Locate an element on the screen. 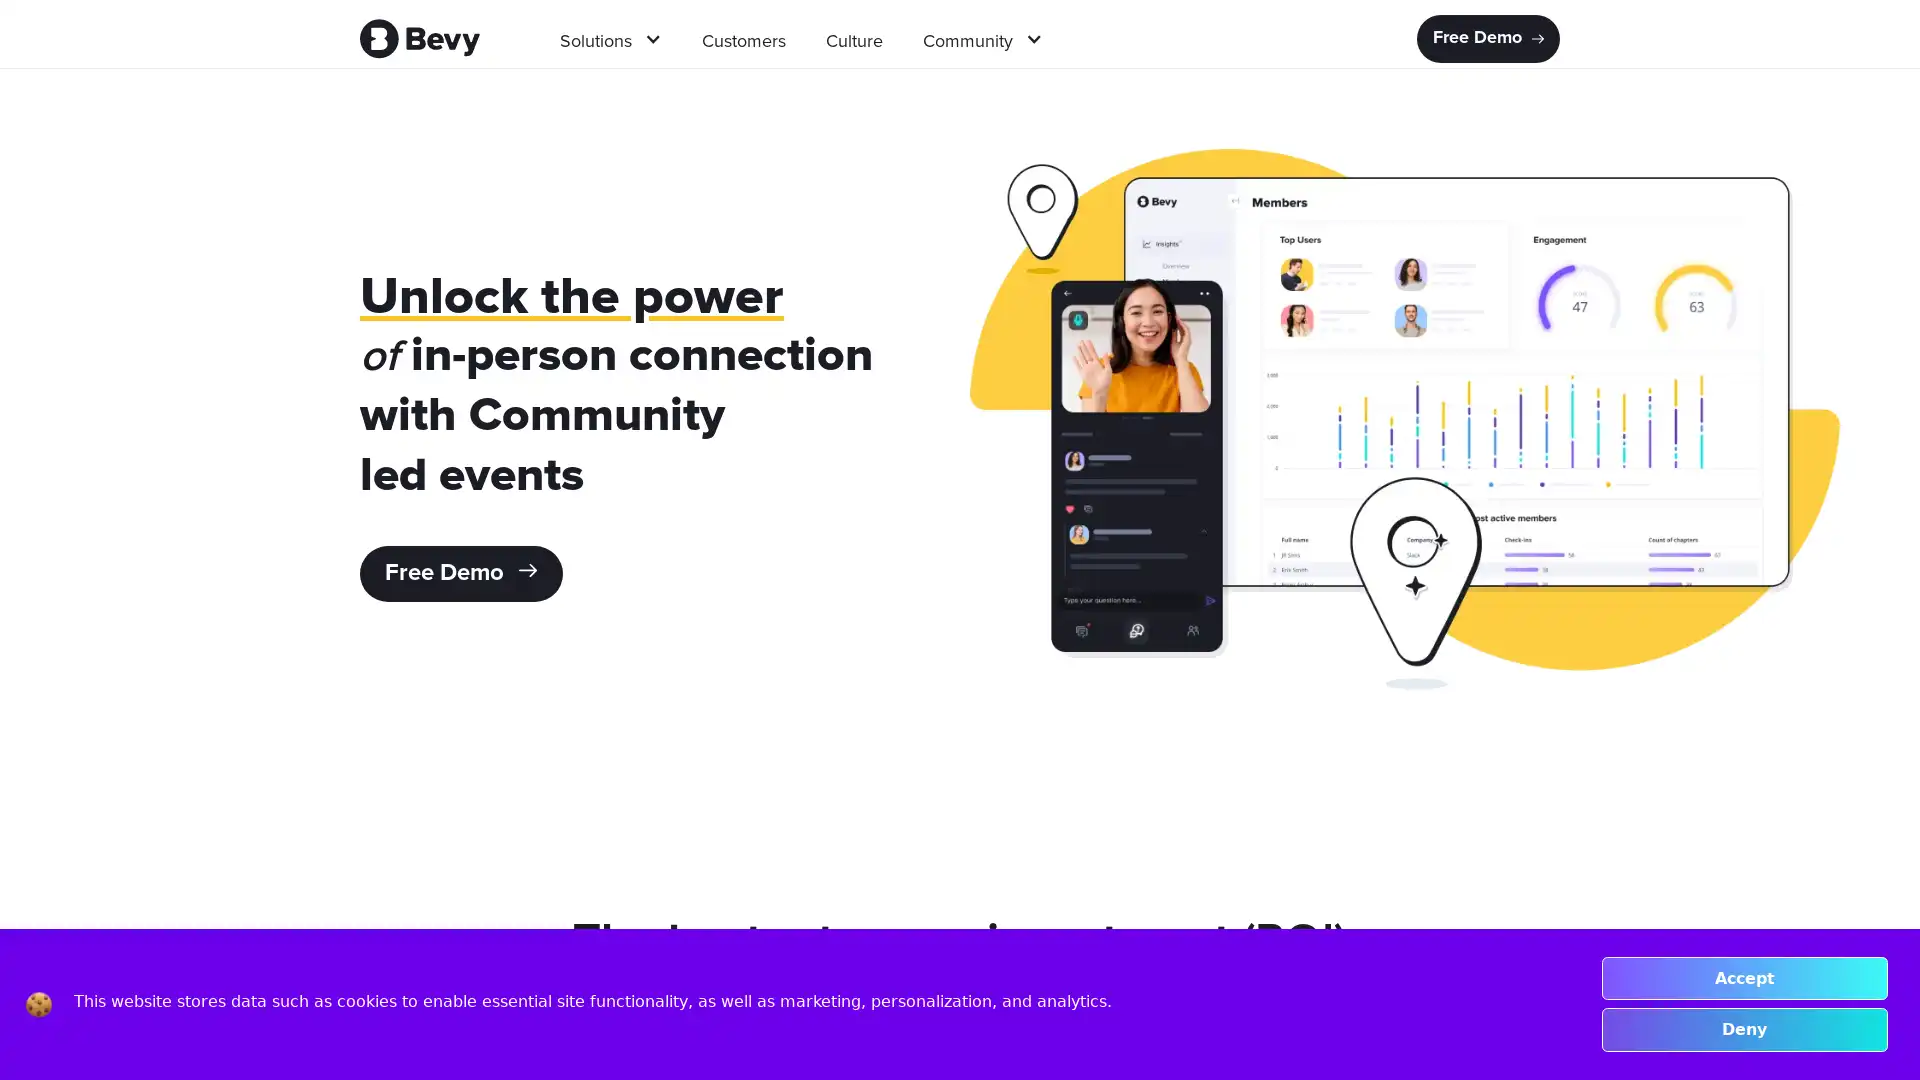 This screenshot has width=1920, height=1080. Deny is located at coordinates (1743, 1029).